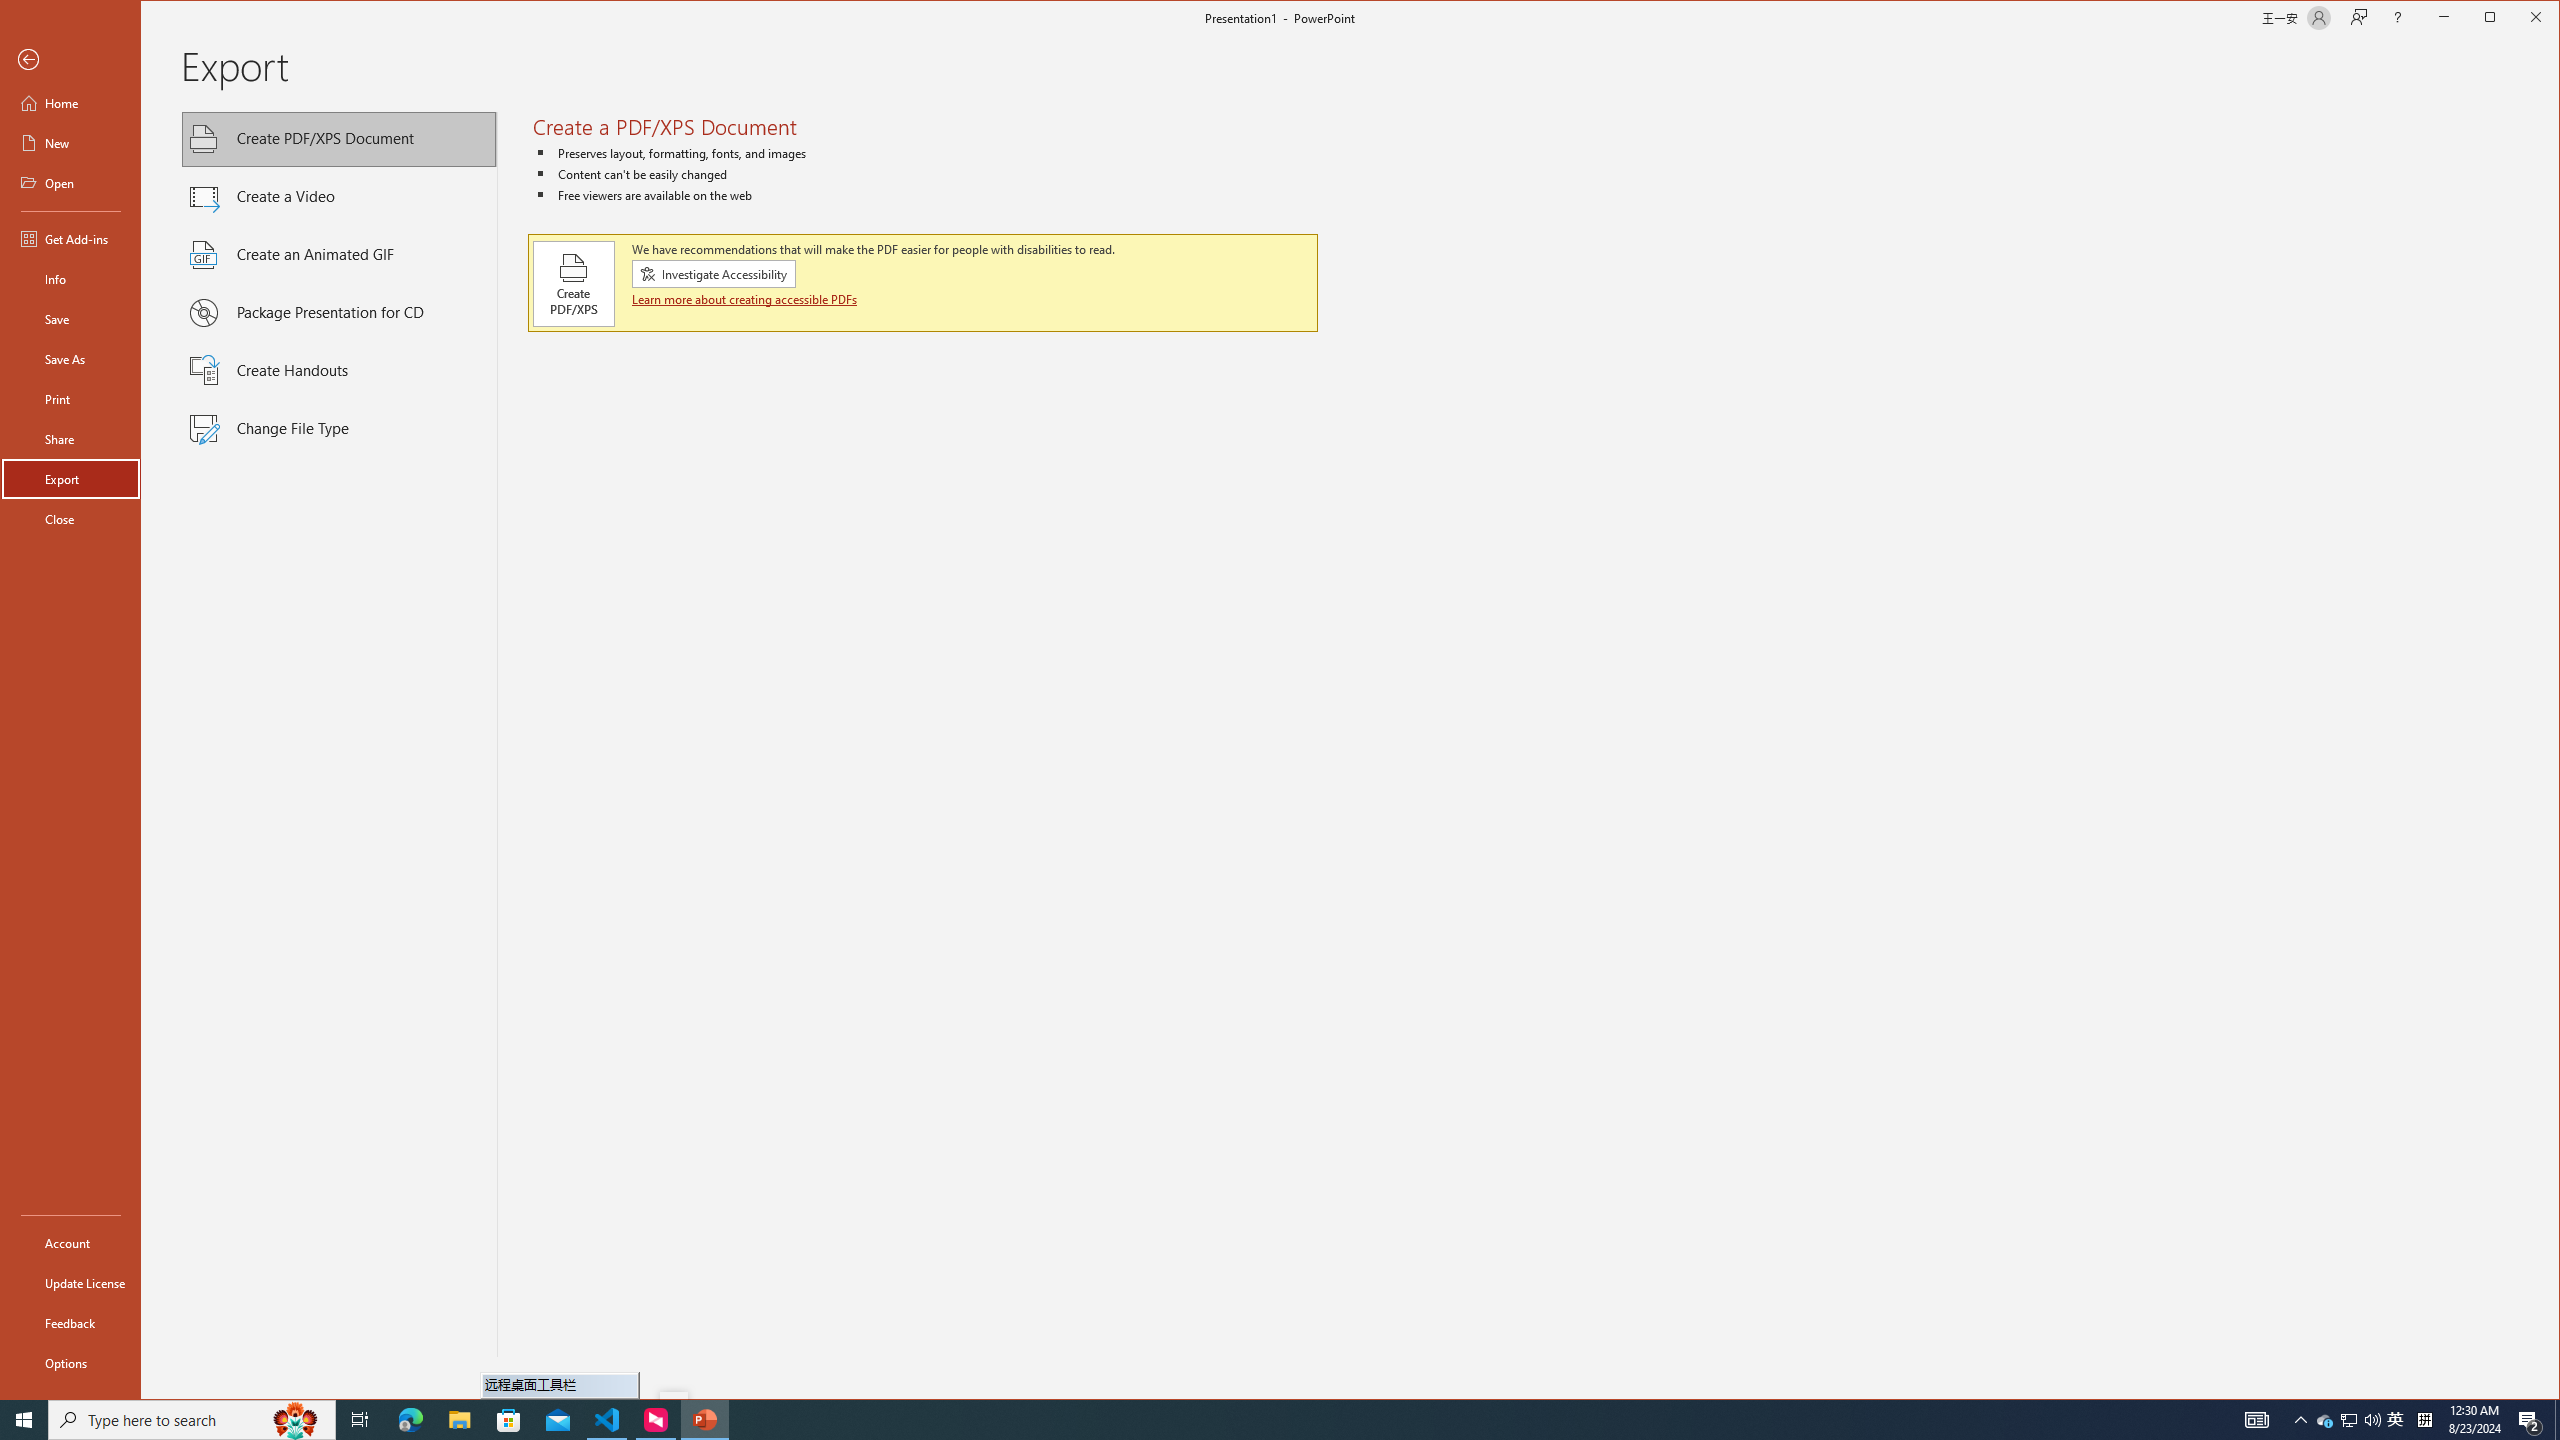 The width and height of the screenshot is (2560, 1440). I want to click on 'Print', so click(69, 398).